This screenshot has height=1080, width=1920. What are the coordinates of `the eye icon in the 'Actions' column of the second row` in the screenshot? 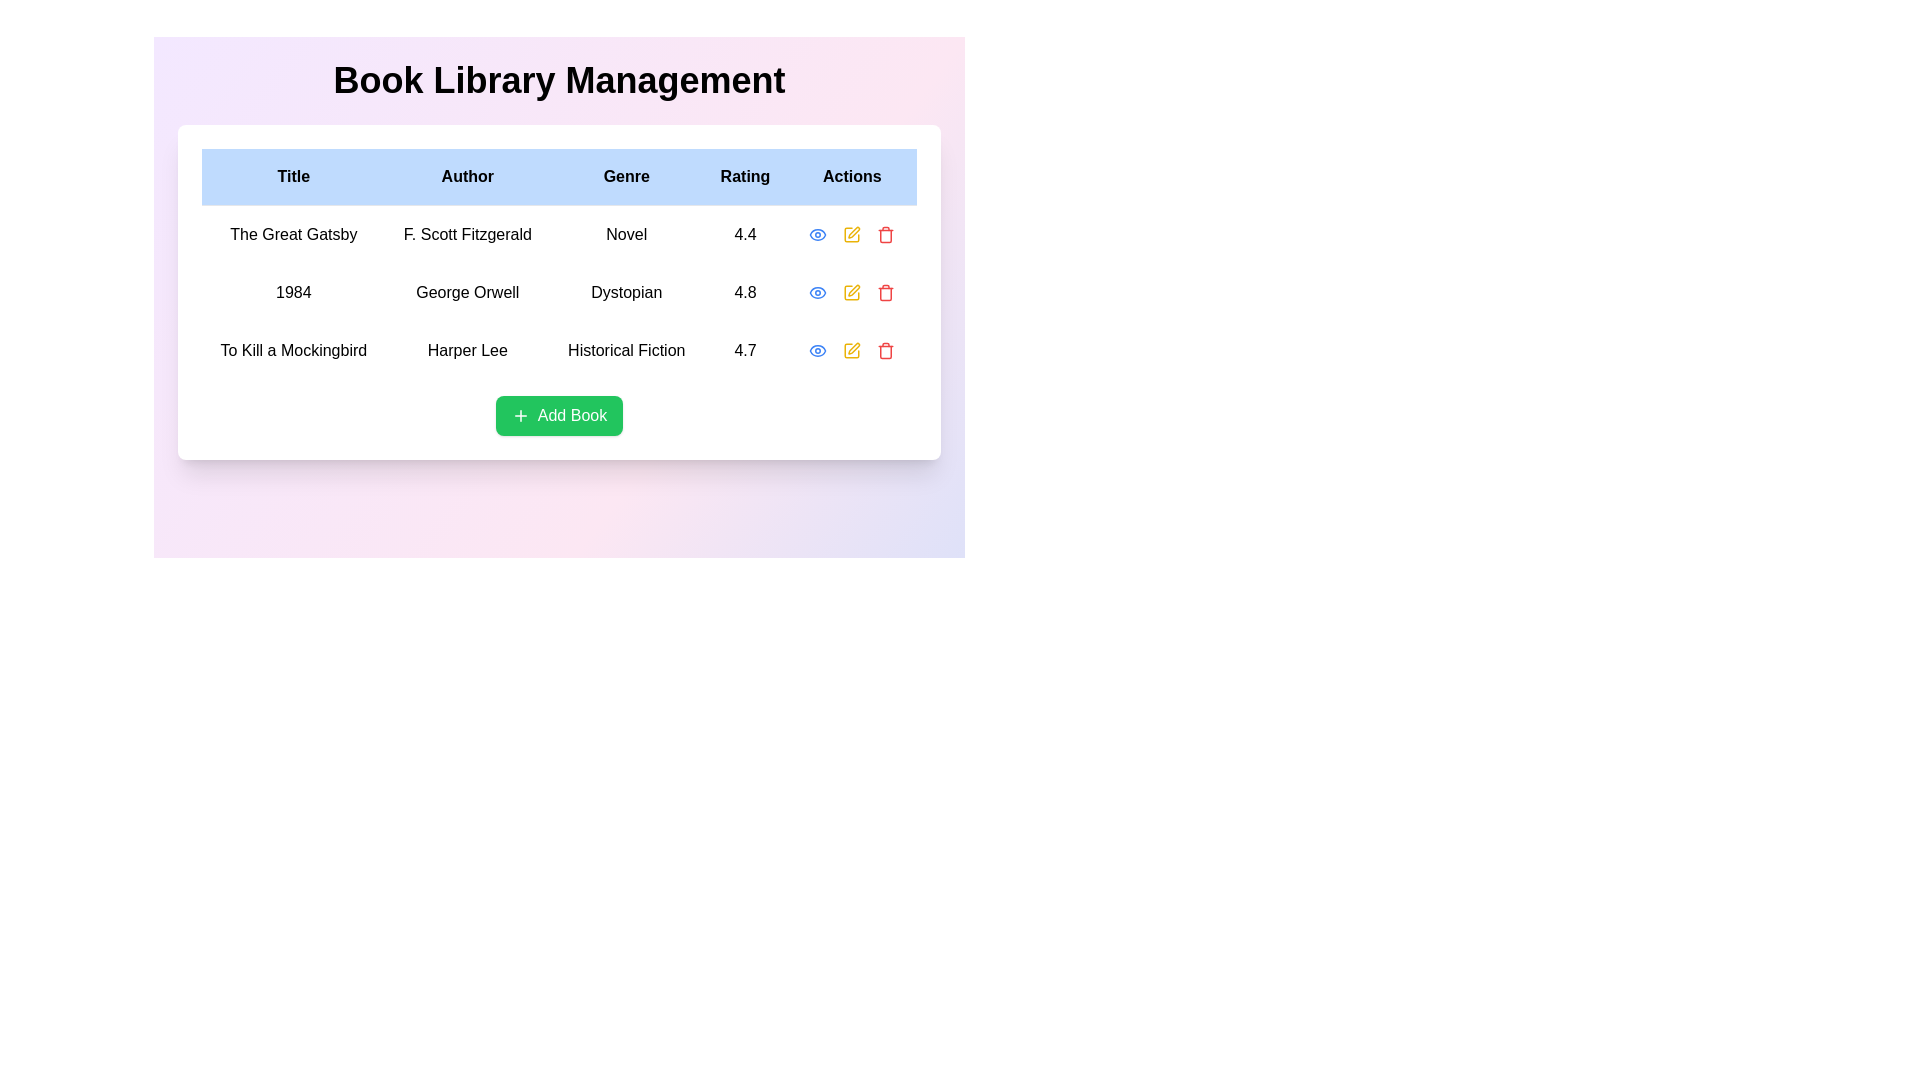 It's located at (818, 234).